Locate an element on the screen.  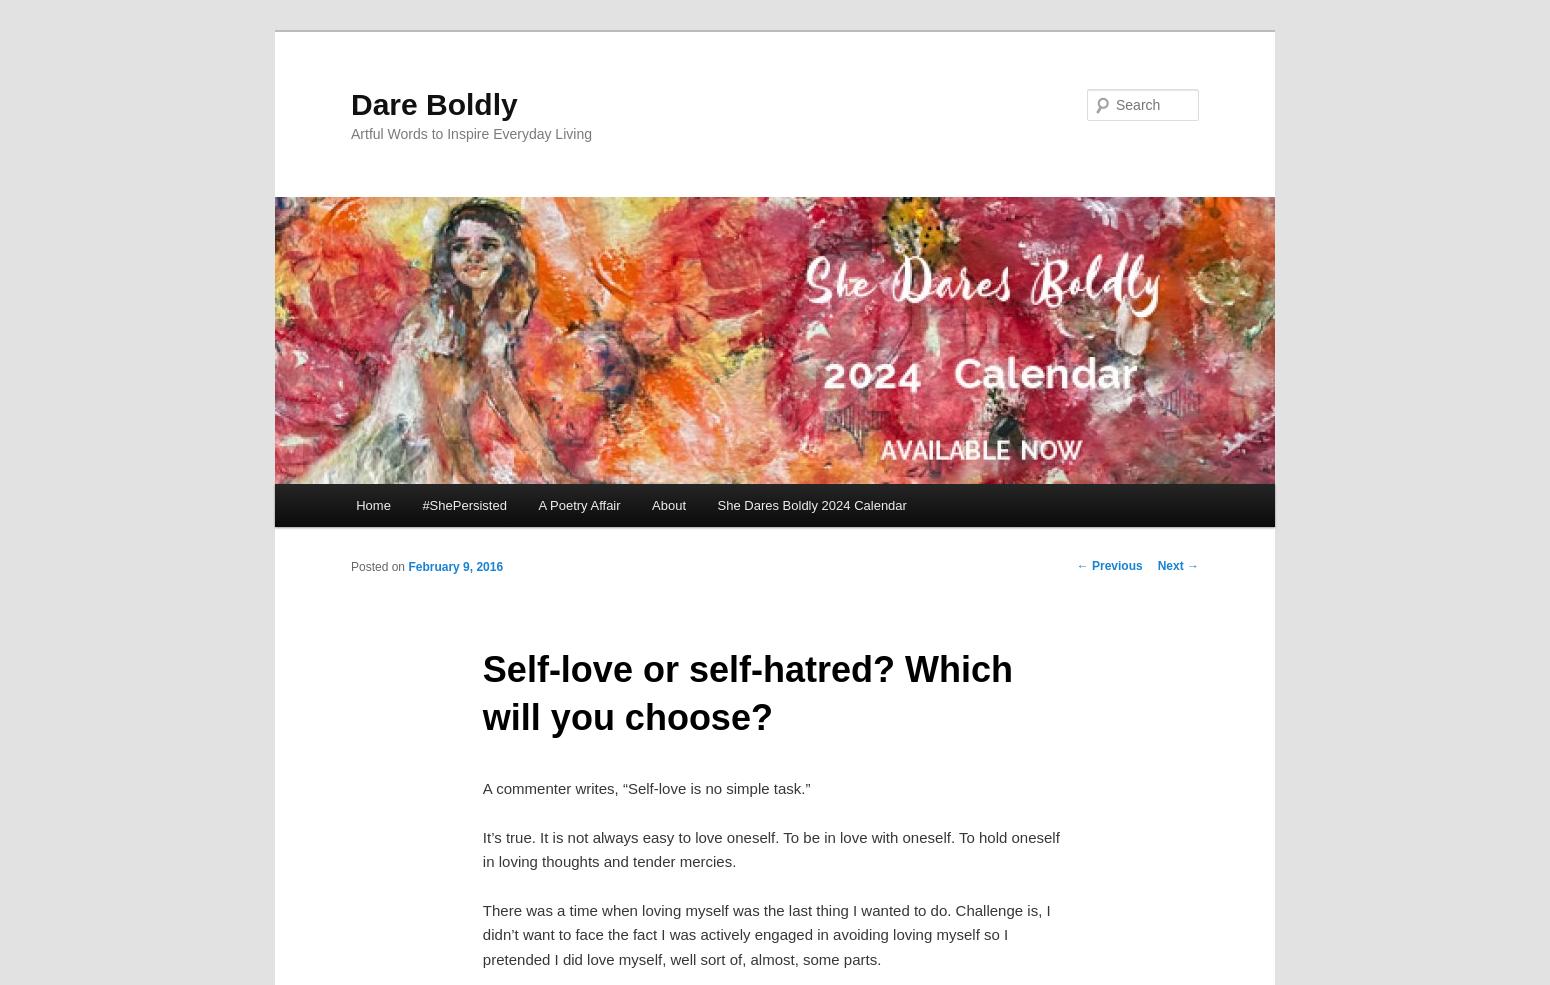
'Next' is located at coordinates (1171, 565).